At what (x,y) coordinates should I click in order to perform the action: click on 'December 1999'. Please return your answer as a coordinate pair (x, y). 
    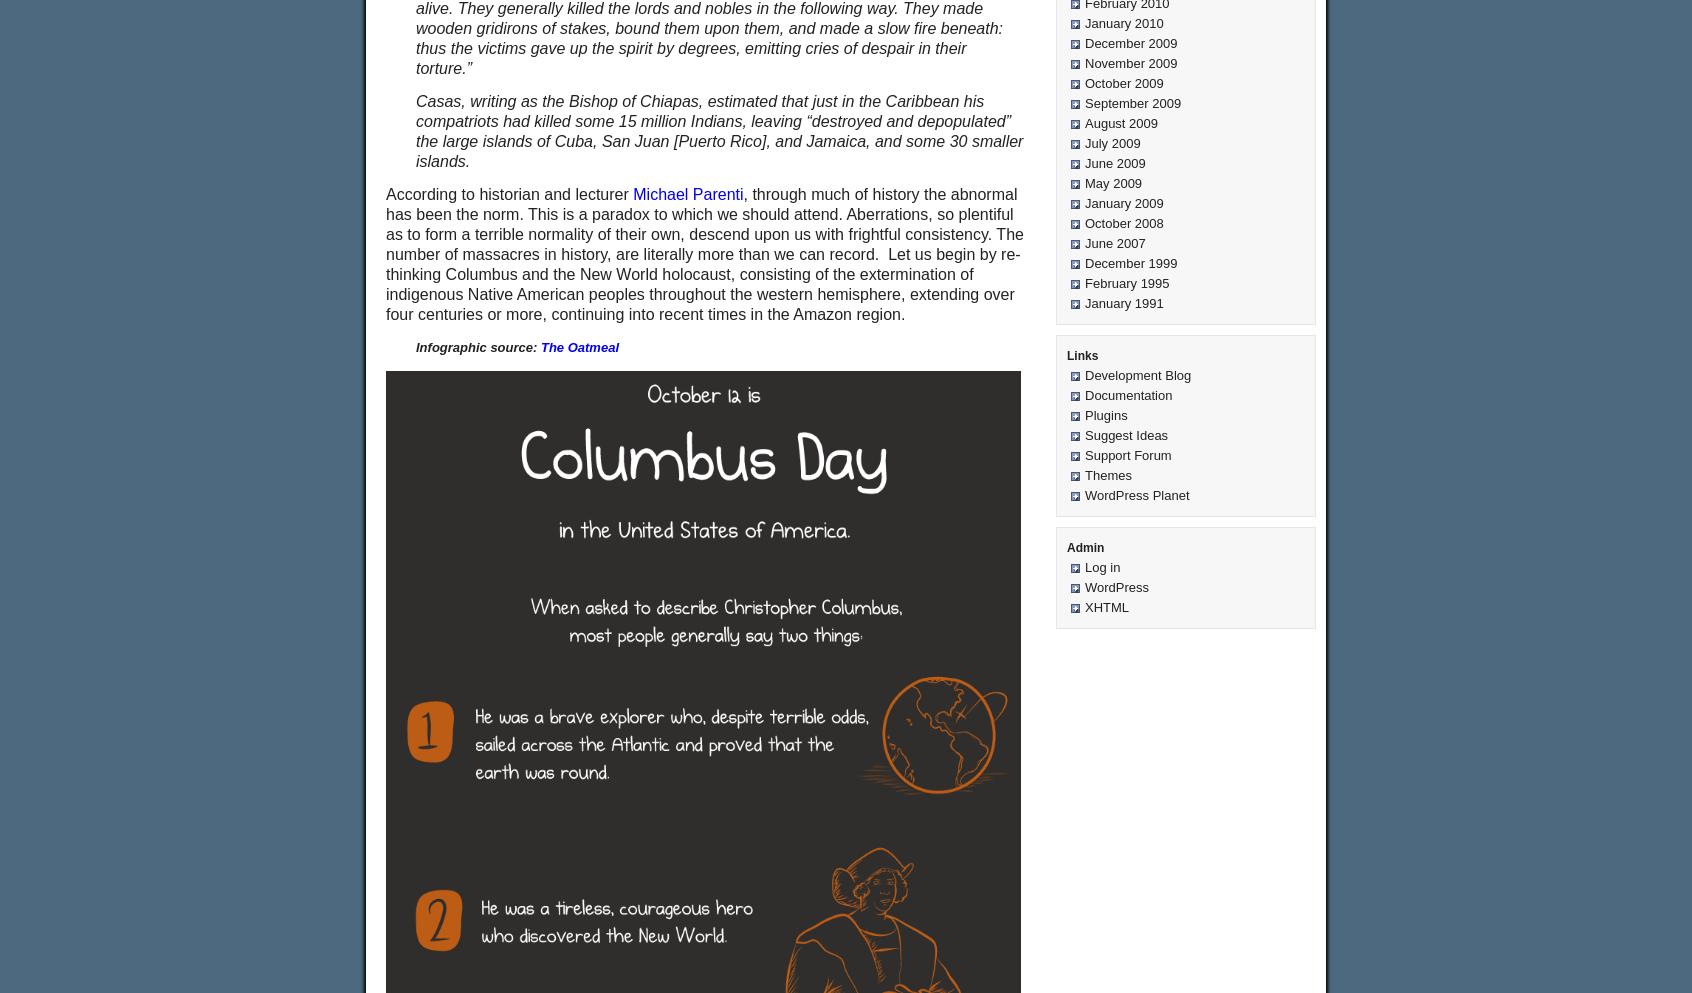
    Looking at the image, I should click on (1129, 262).